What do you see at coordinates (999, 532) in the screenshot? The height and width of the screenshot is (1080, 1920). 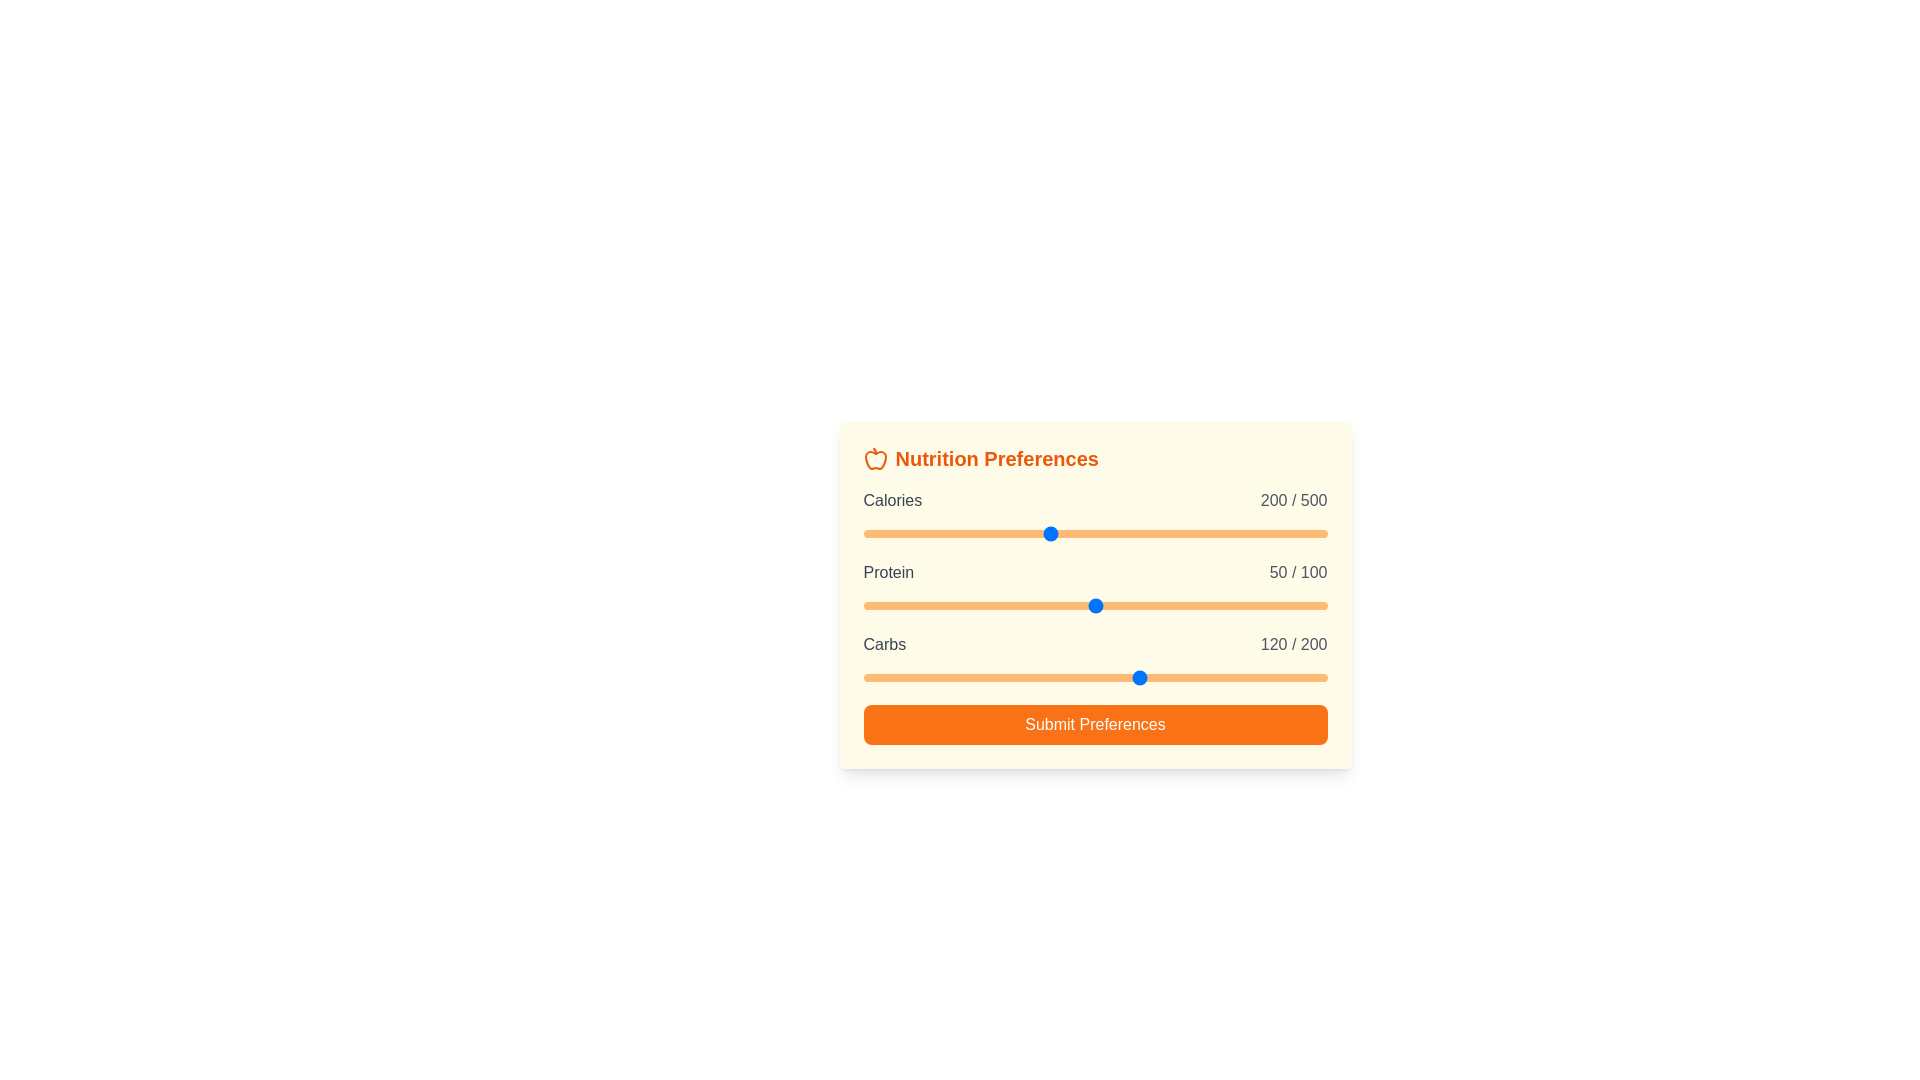 I see `calorie intake` at bounding box center [999, 532].